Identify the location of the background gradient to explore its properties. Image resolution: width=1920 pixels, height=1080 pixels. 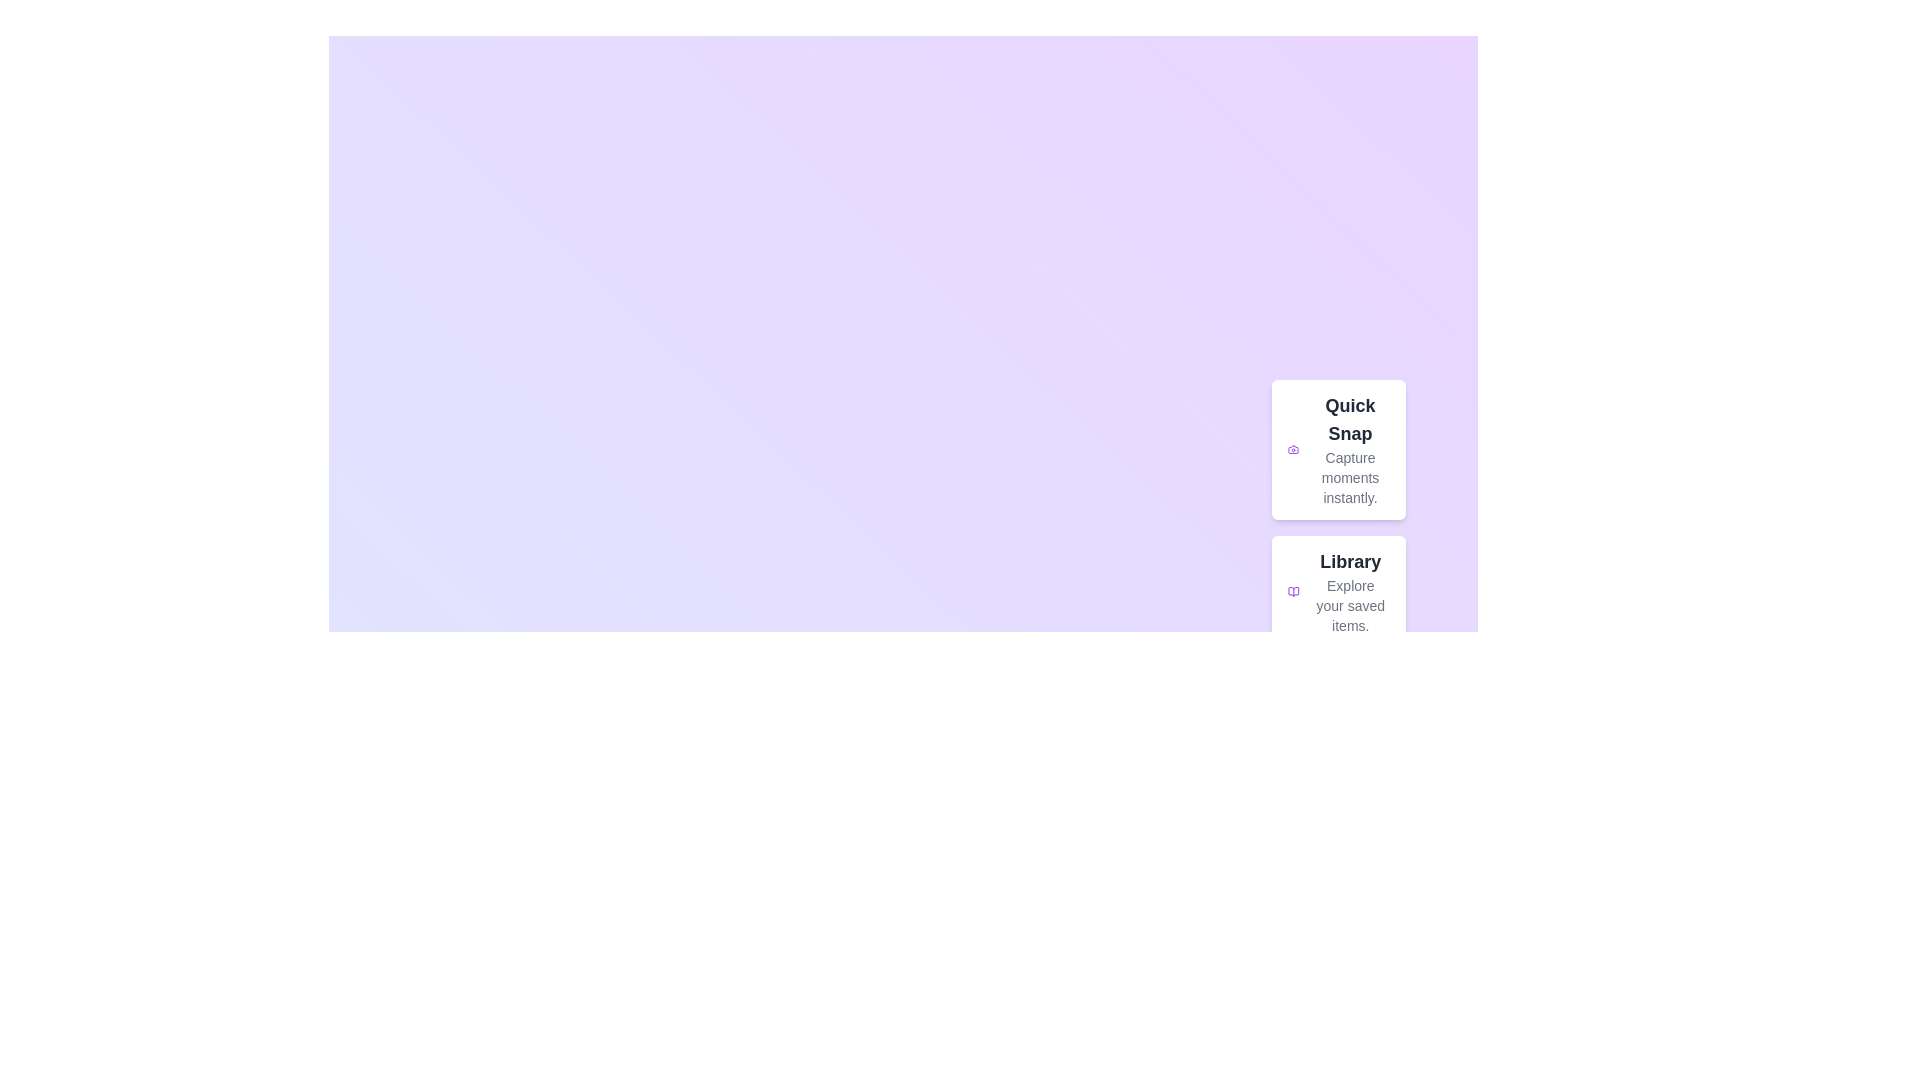
(767, 575).